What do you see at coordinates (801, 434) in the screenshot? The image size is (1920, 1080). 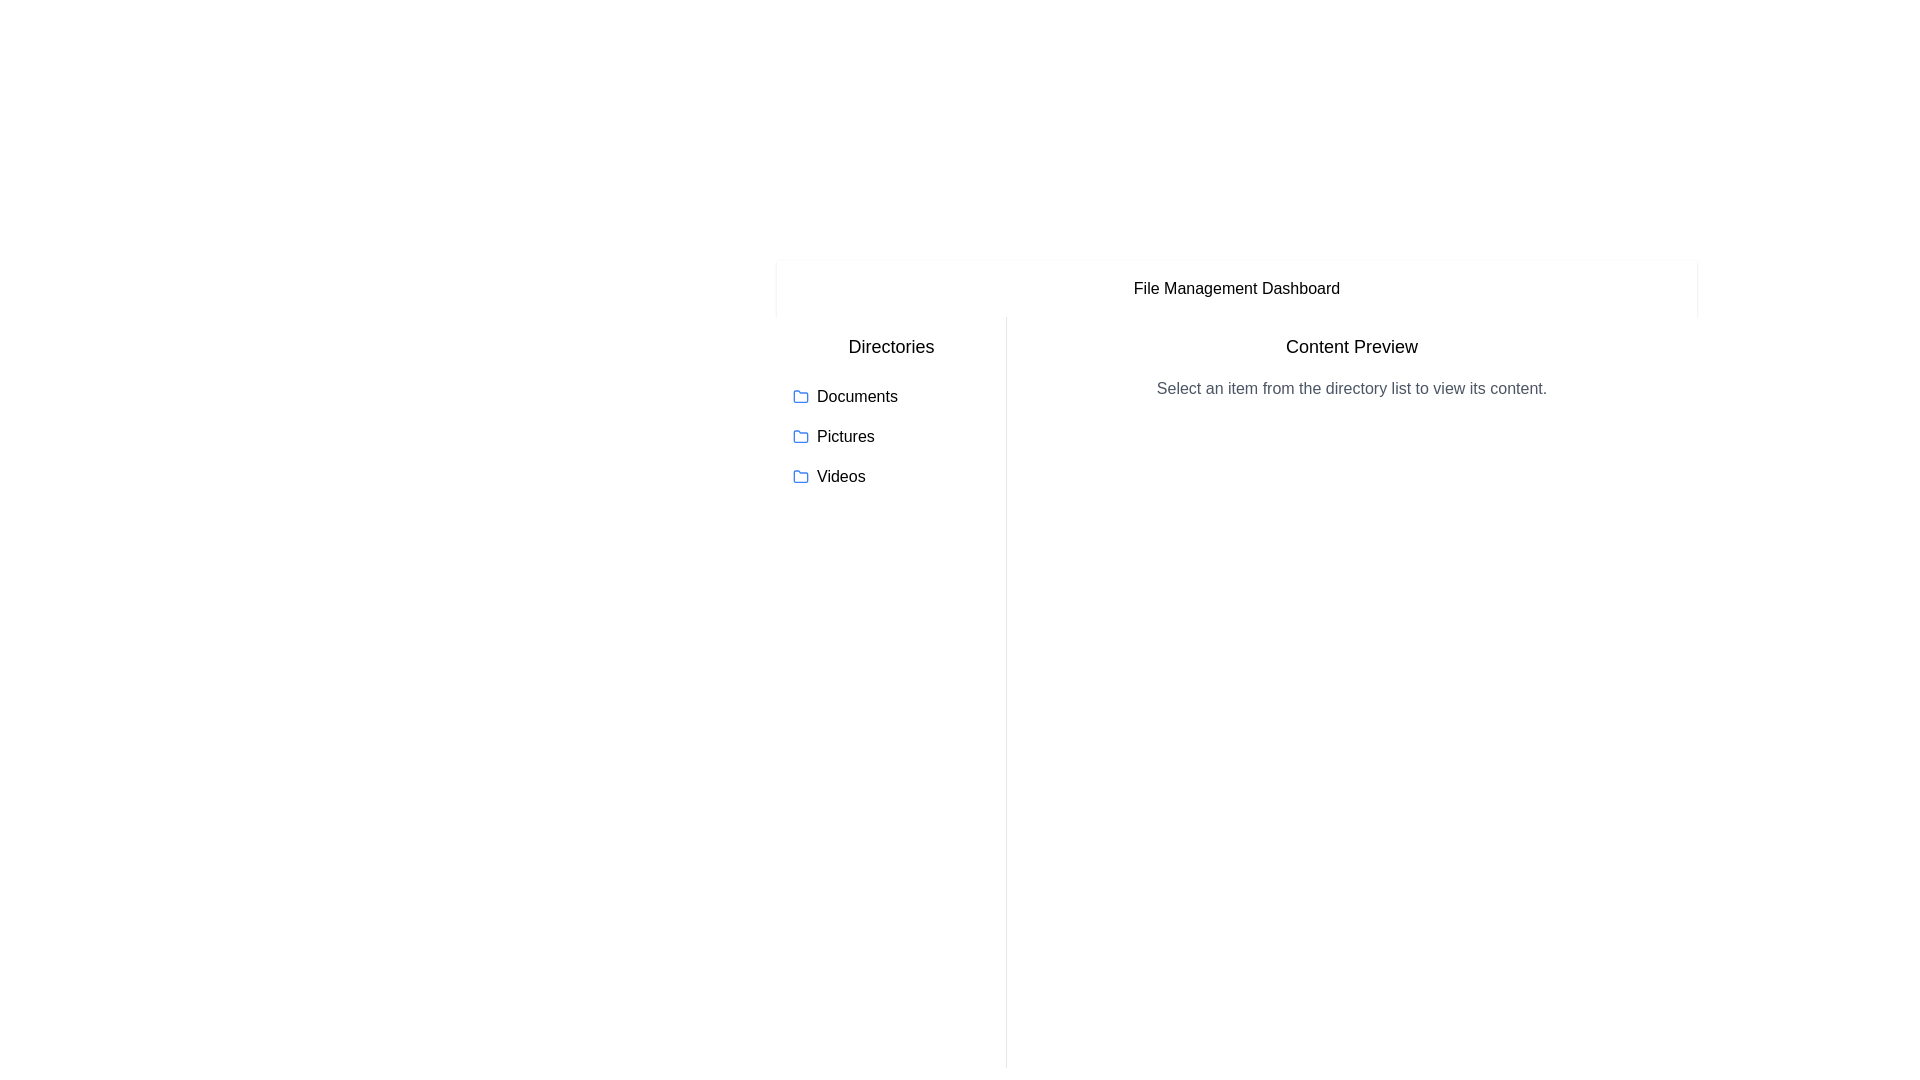 I see `the blue minimized folder icon located next to the 'Pictures' label in the directory listing to interact with it` at bounding box center [801, 434].